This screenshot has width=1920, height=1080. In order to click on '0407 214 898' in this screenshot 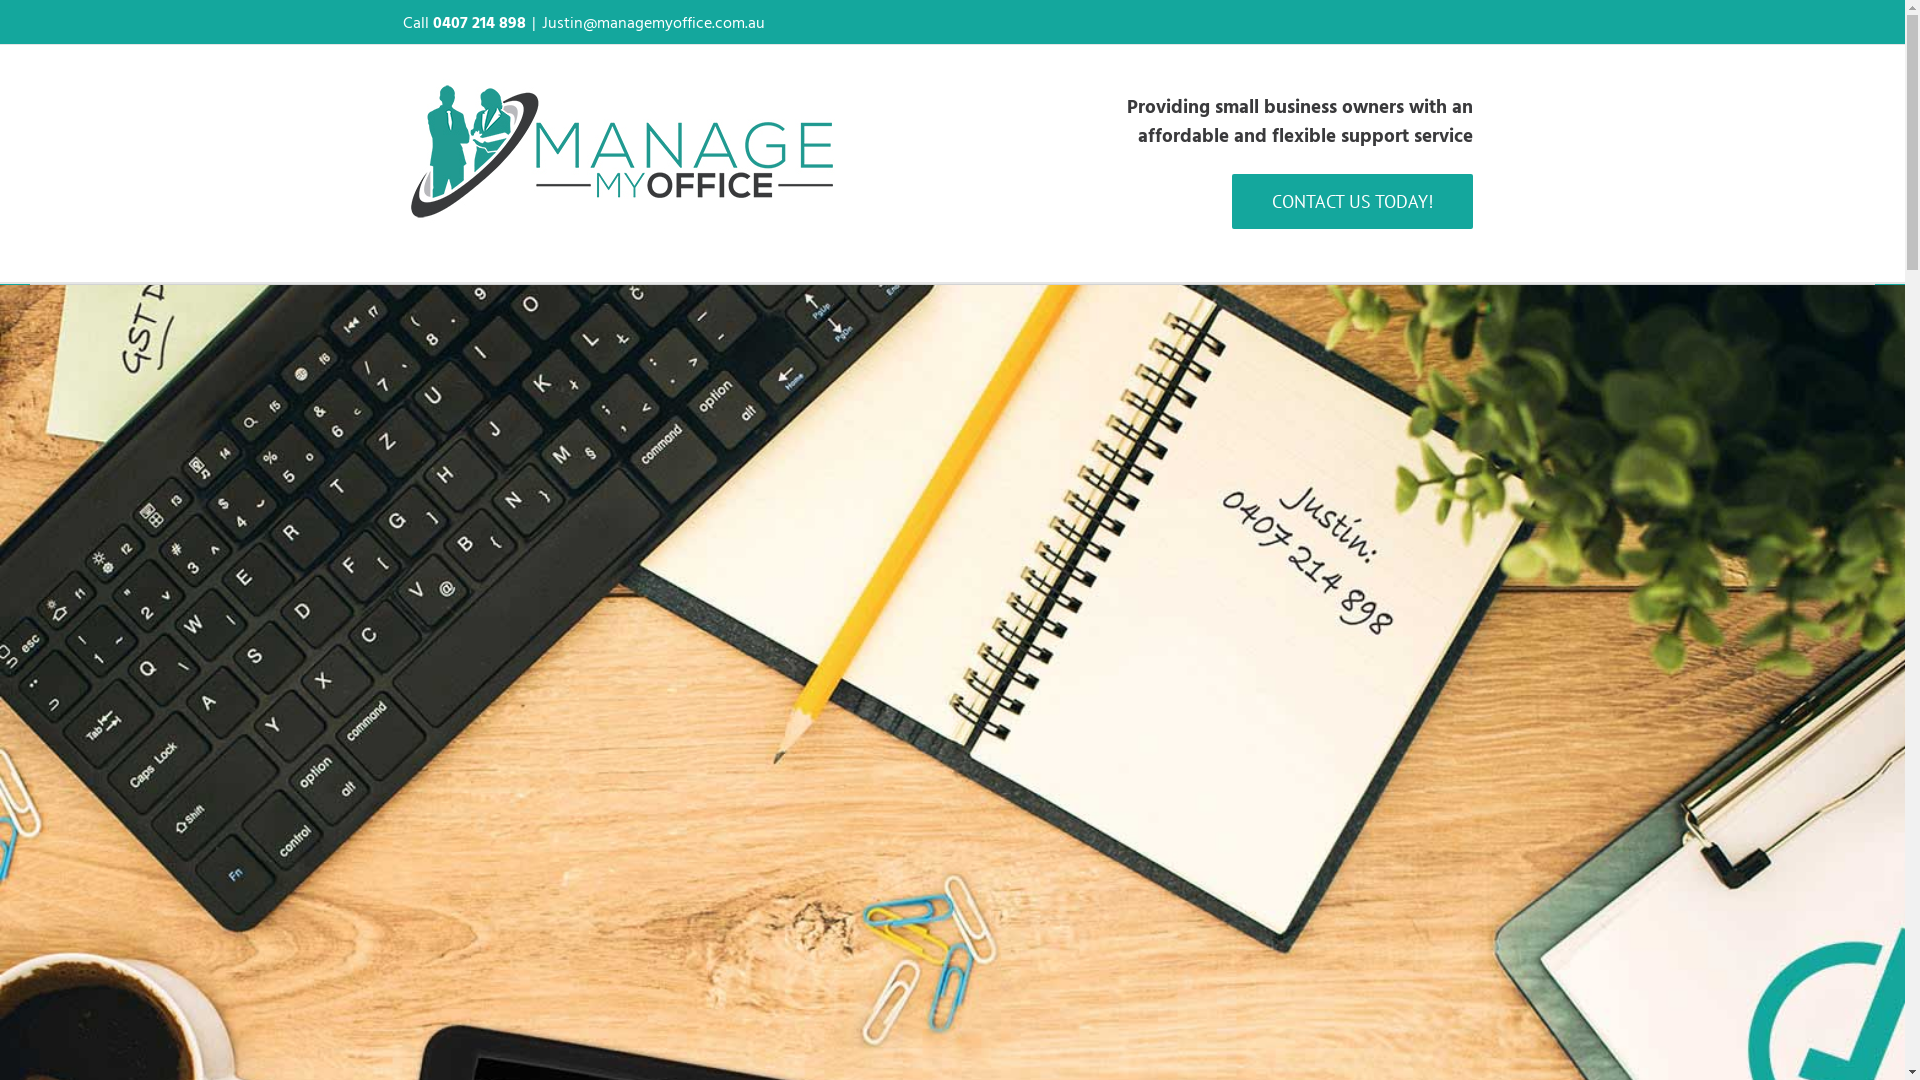, I will do `click(477, 22)`.